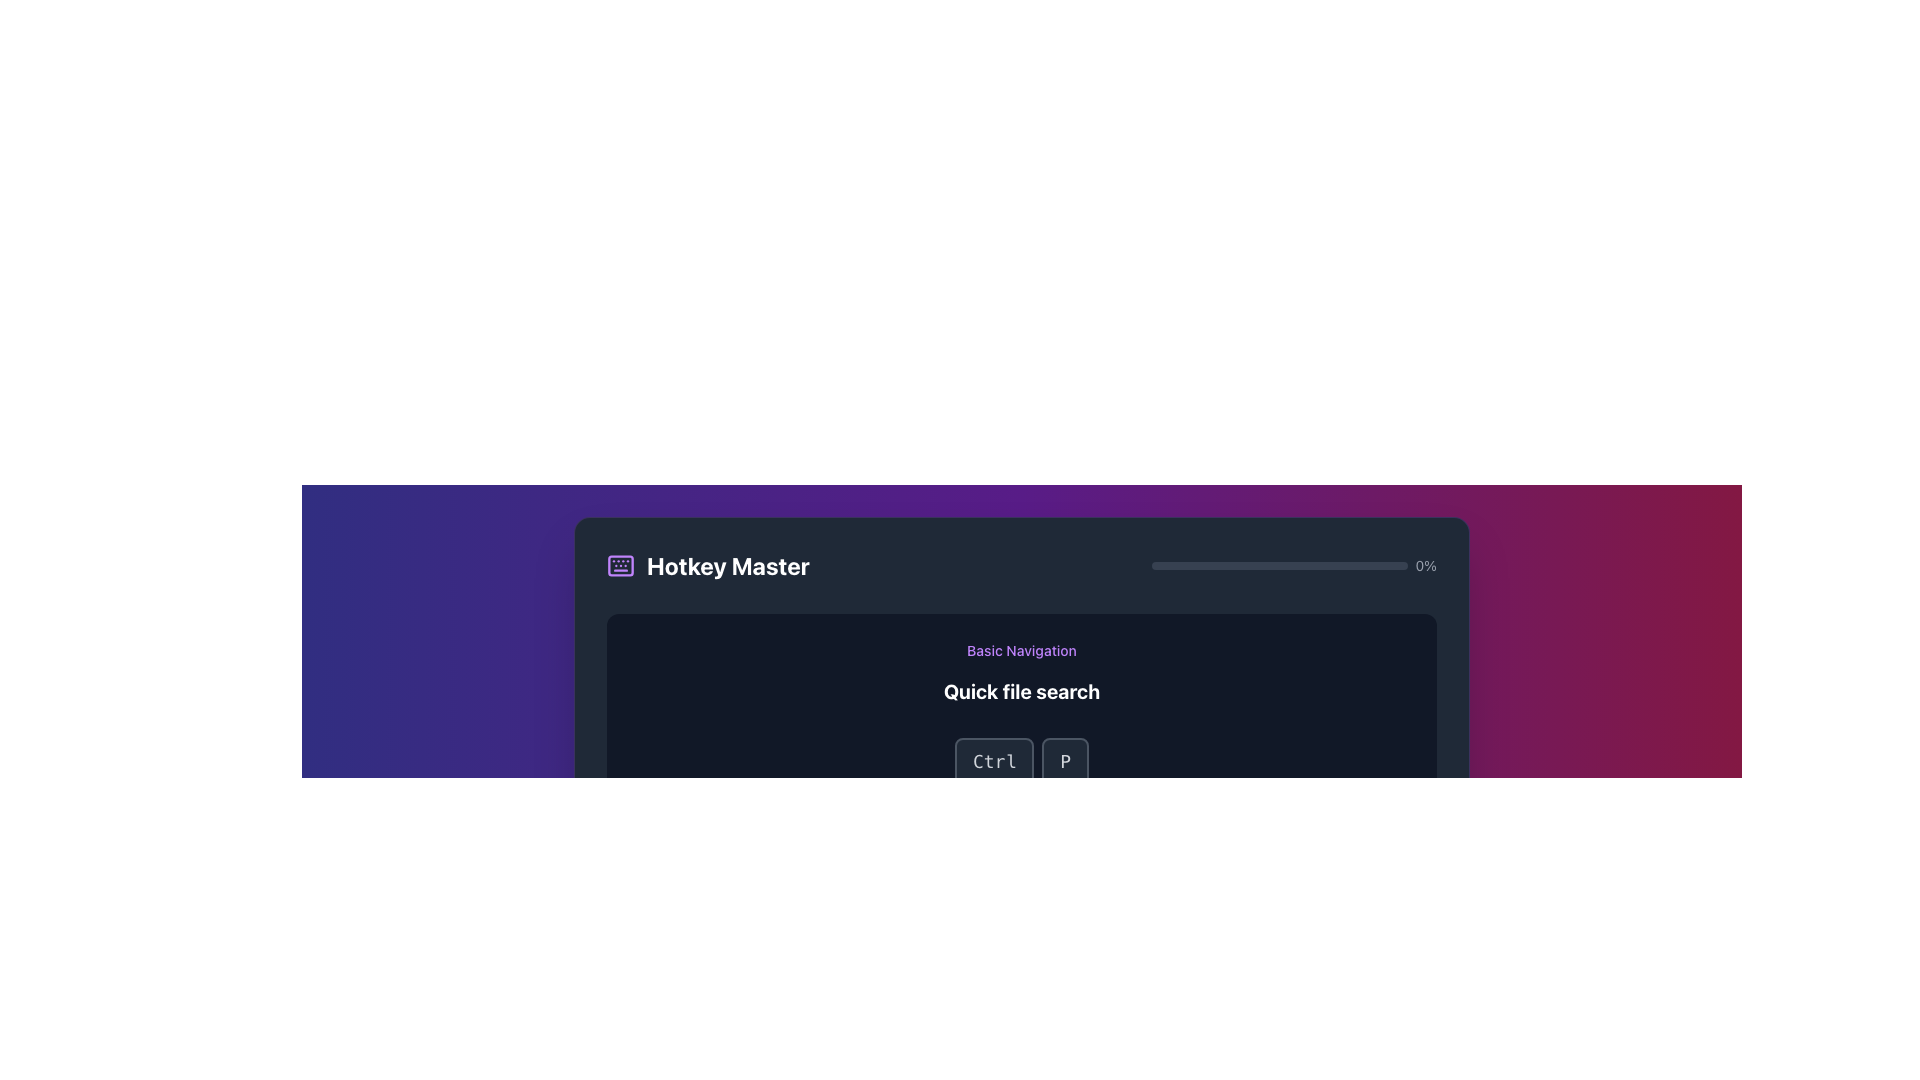 The image size is (1920, 1080). Describe the element at coordinates (1278, 566) in the screenshot. I see `the Progress bar located in the top-right corner of the 'Hotkey Master' section, adjacent to the '0%' percentage indicator` at that location.